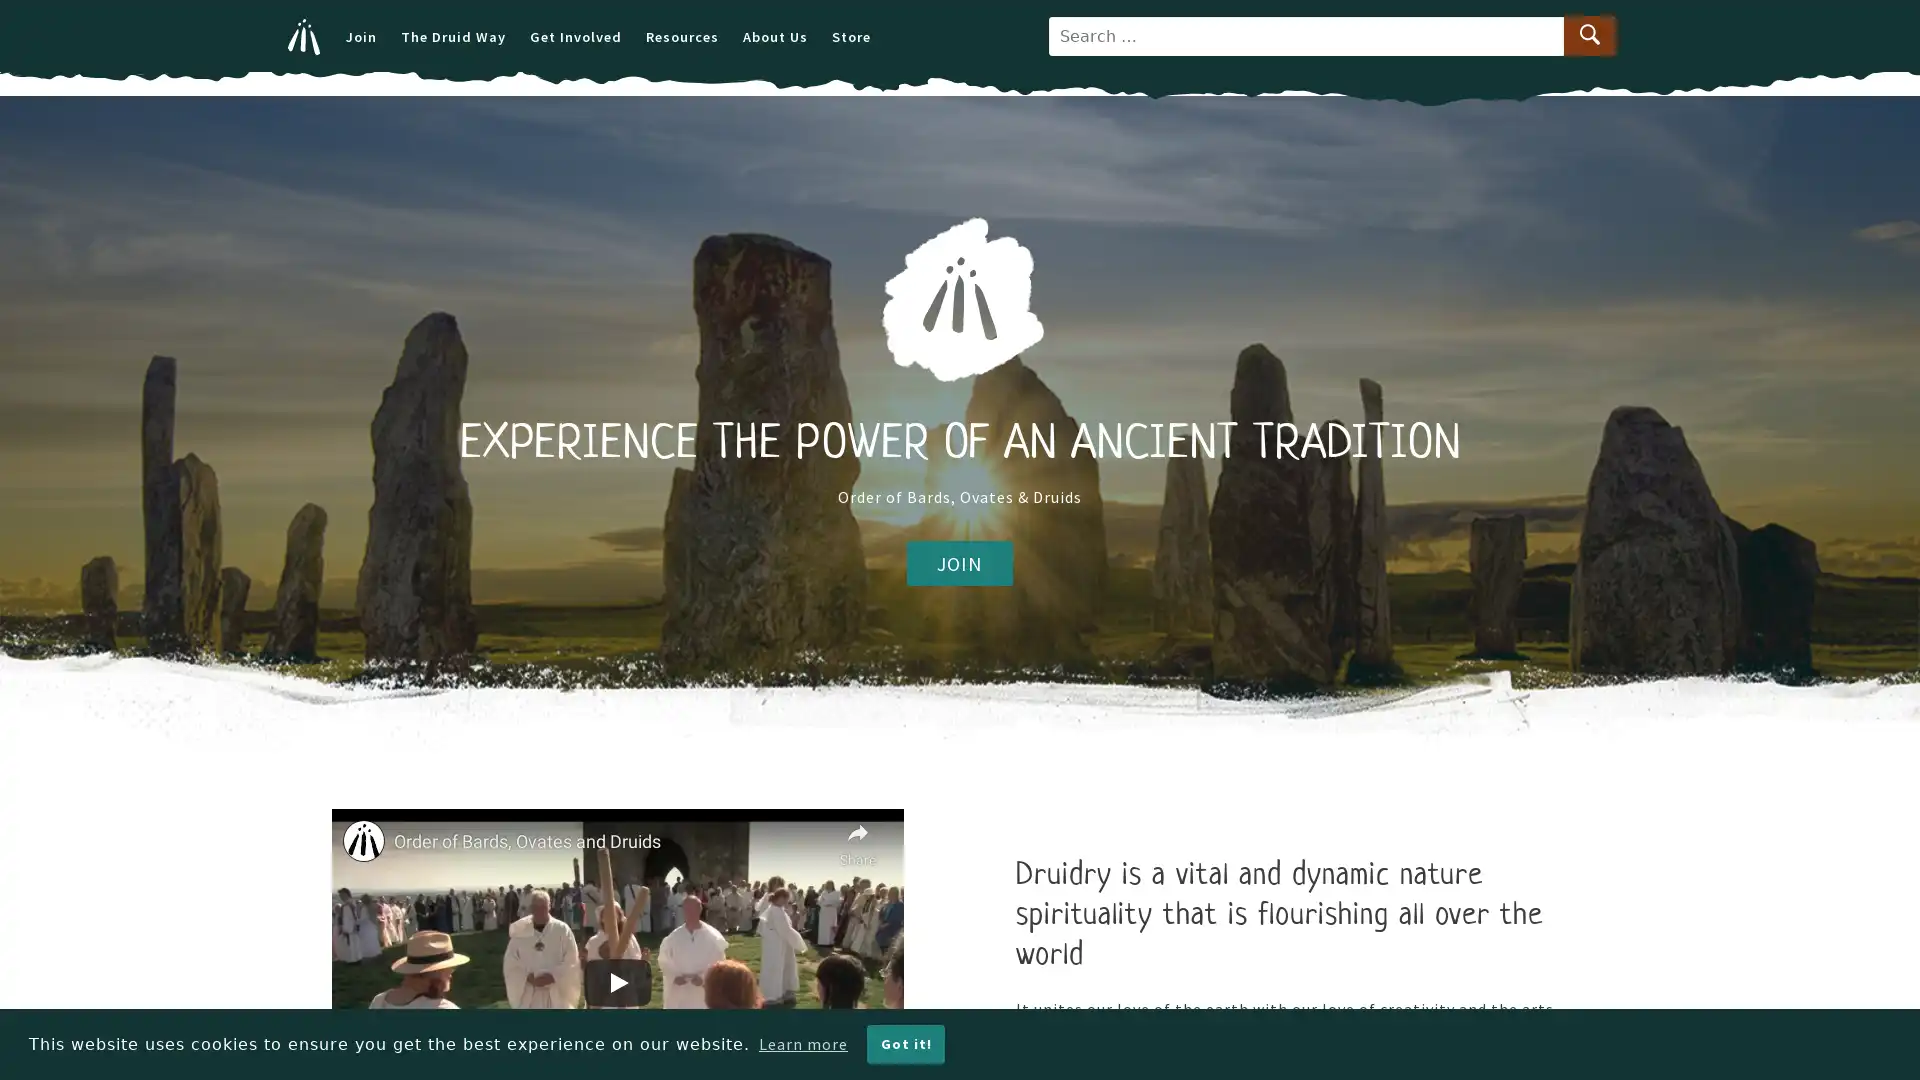 The height and width of the screenshot is (1080, 1920). I want to click on dismiss cookie message, so click(905, 1043).